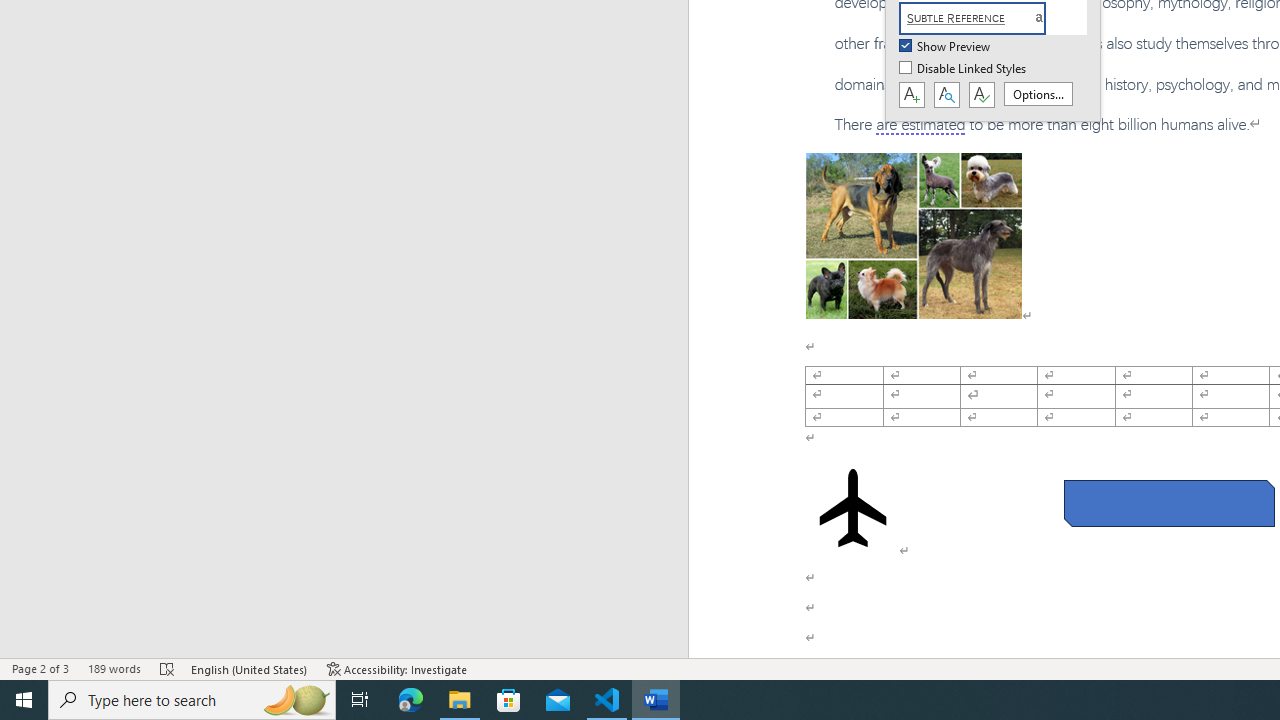 This screenshot has height=720, width=1280. I want to click on 'Spelling and Grammar Check Errors', so click(168, 669).